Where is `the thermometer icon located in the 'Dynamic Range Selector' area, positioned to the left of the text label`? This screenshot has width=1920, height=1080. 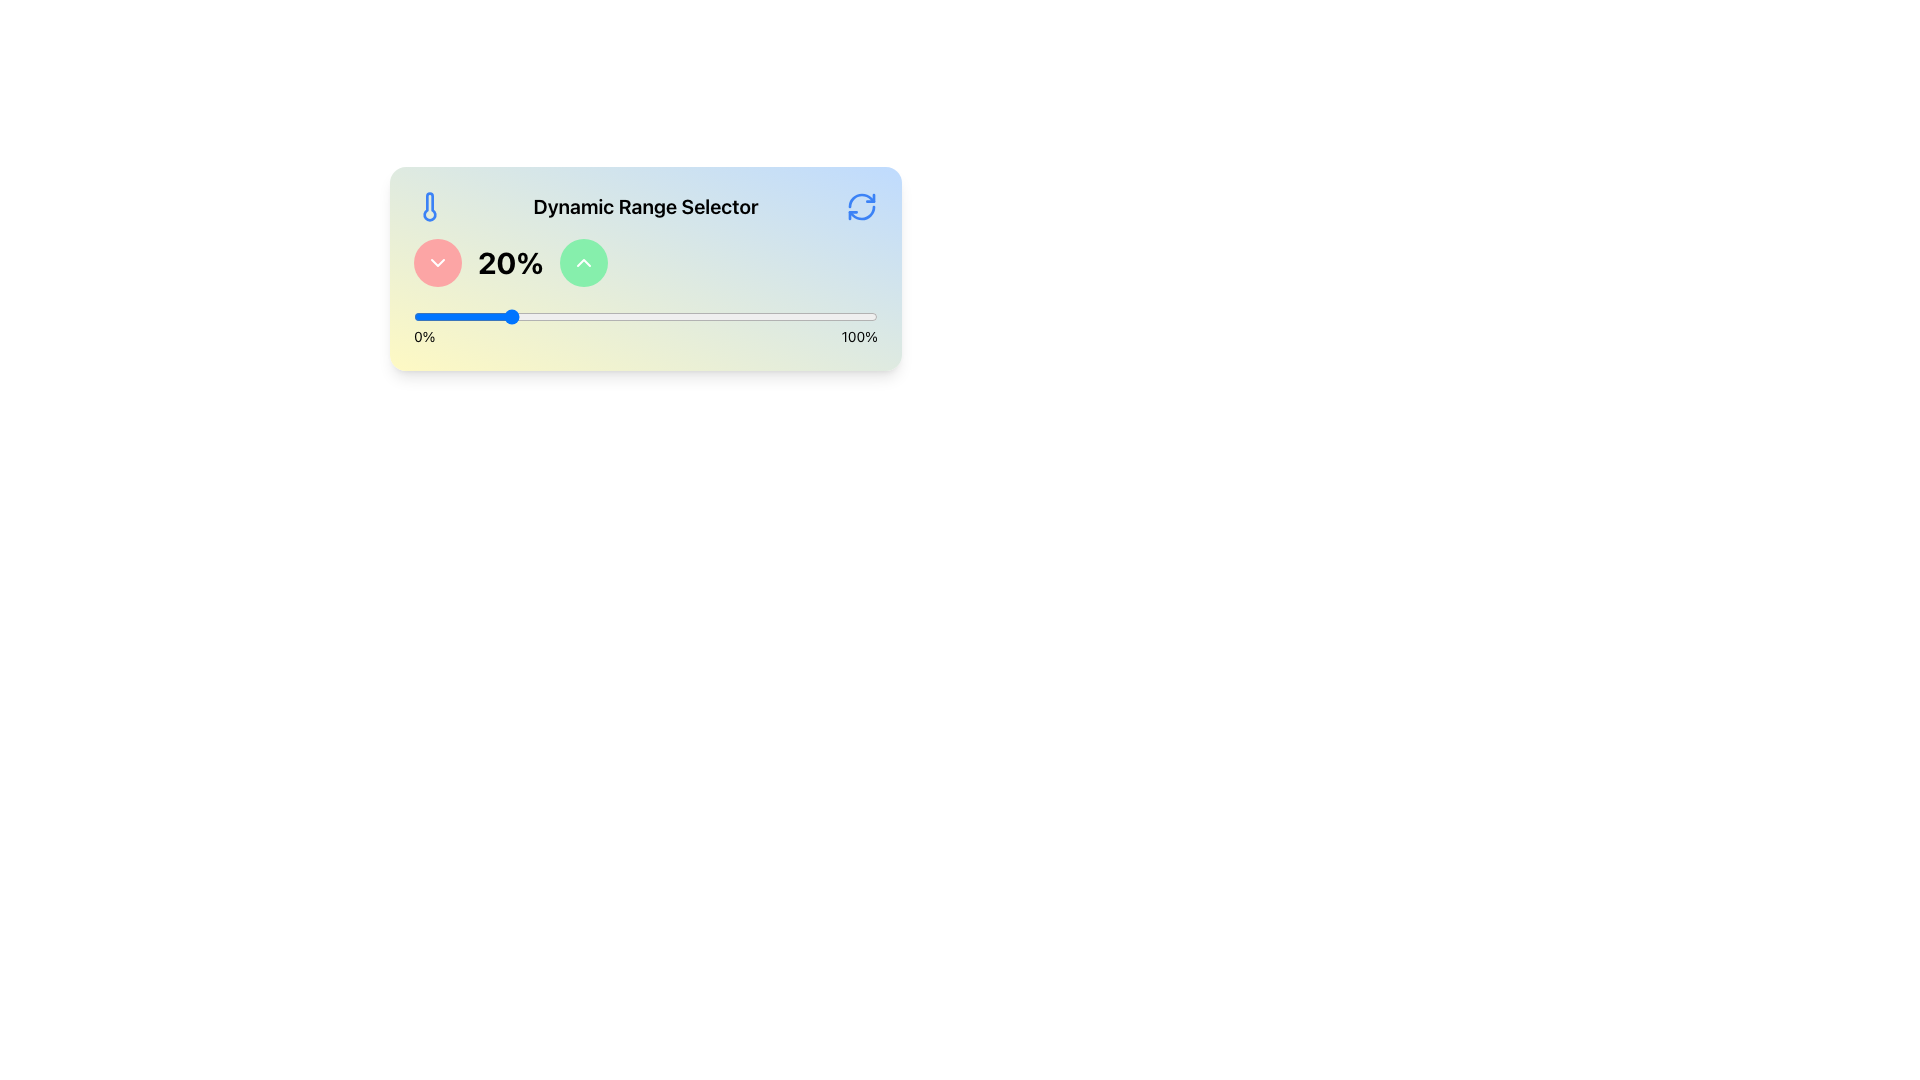 the thermometer icon located in the 'Dynamic Range Selector' area, positioned to the left of the text label is located at coordinates (429, 207).